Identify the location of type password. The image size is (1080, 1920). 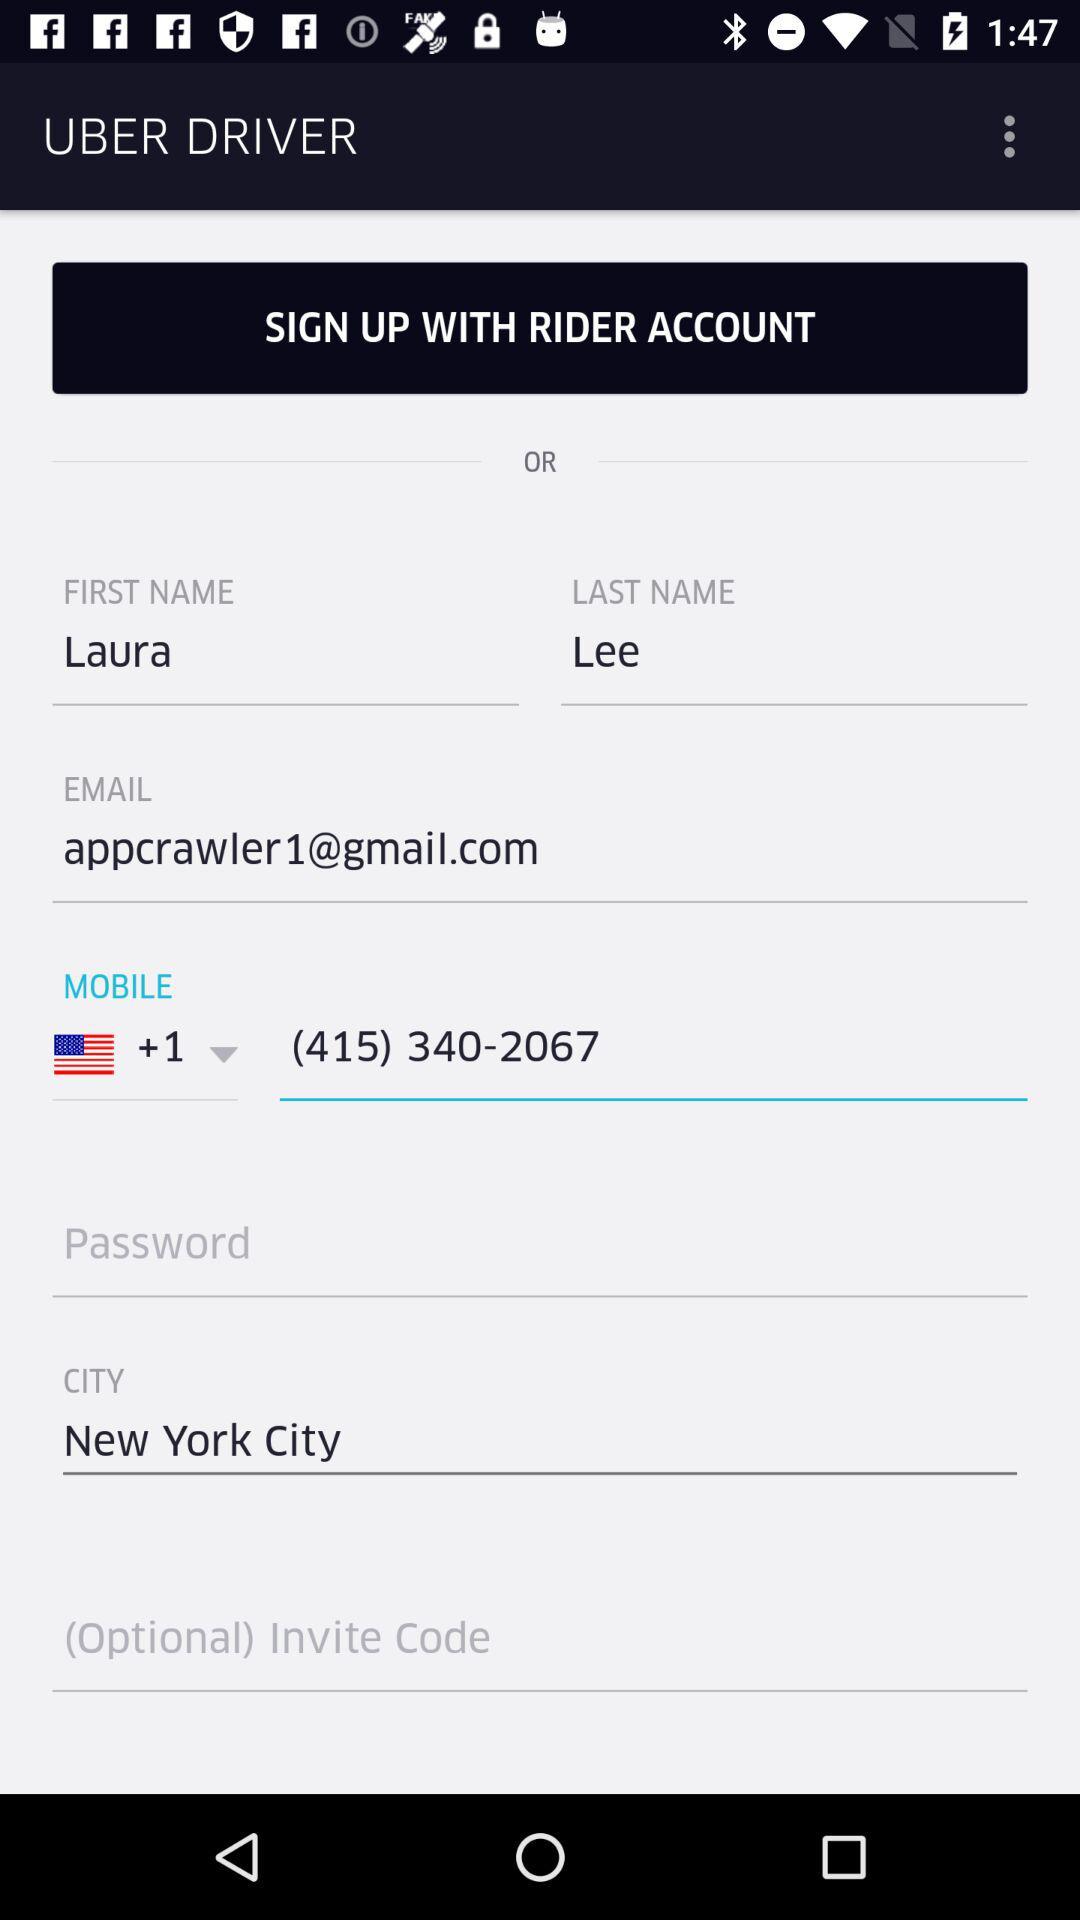
(540, 1251).